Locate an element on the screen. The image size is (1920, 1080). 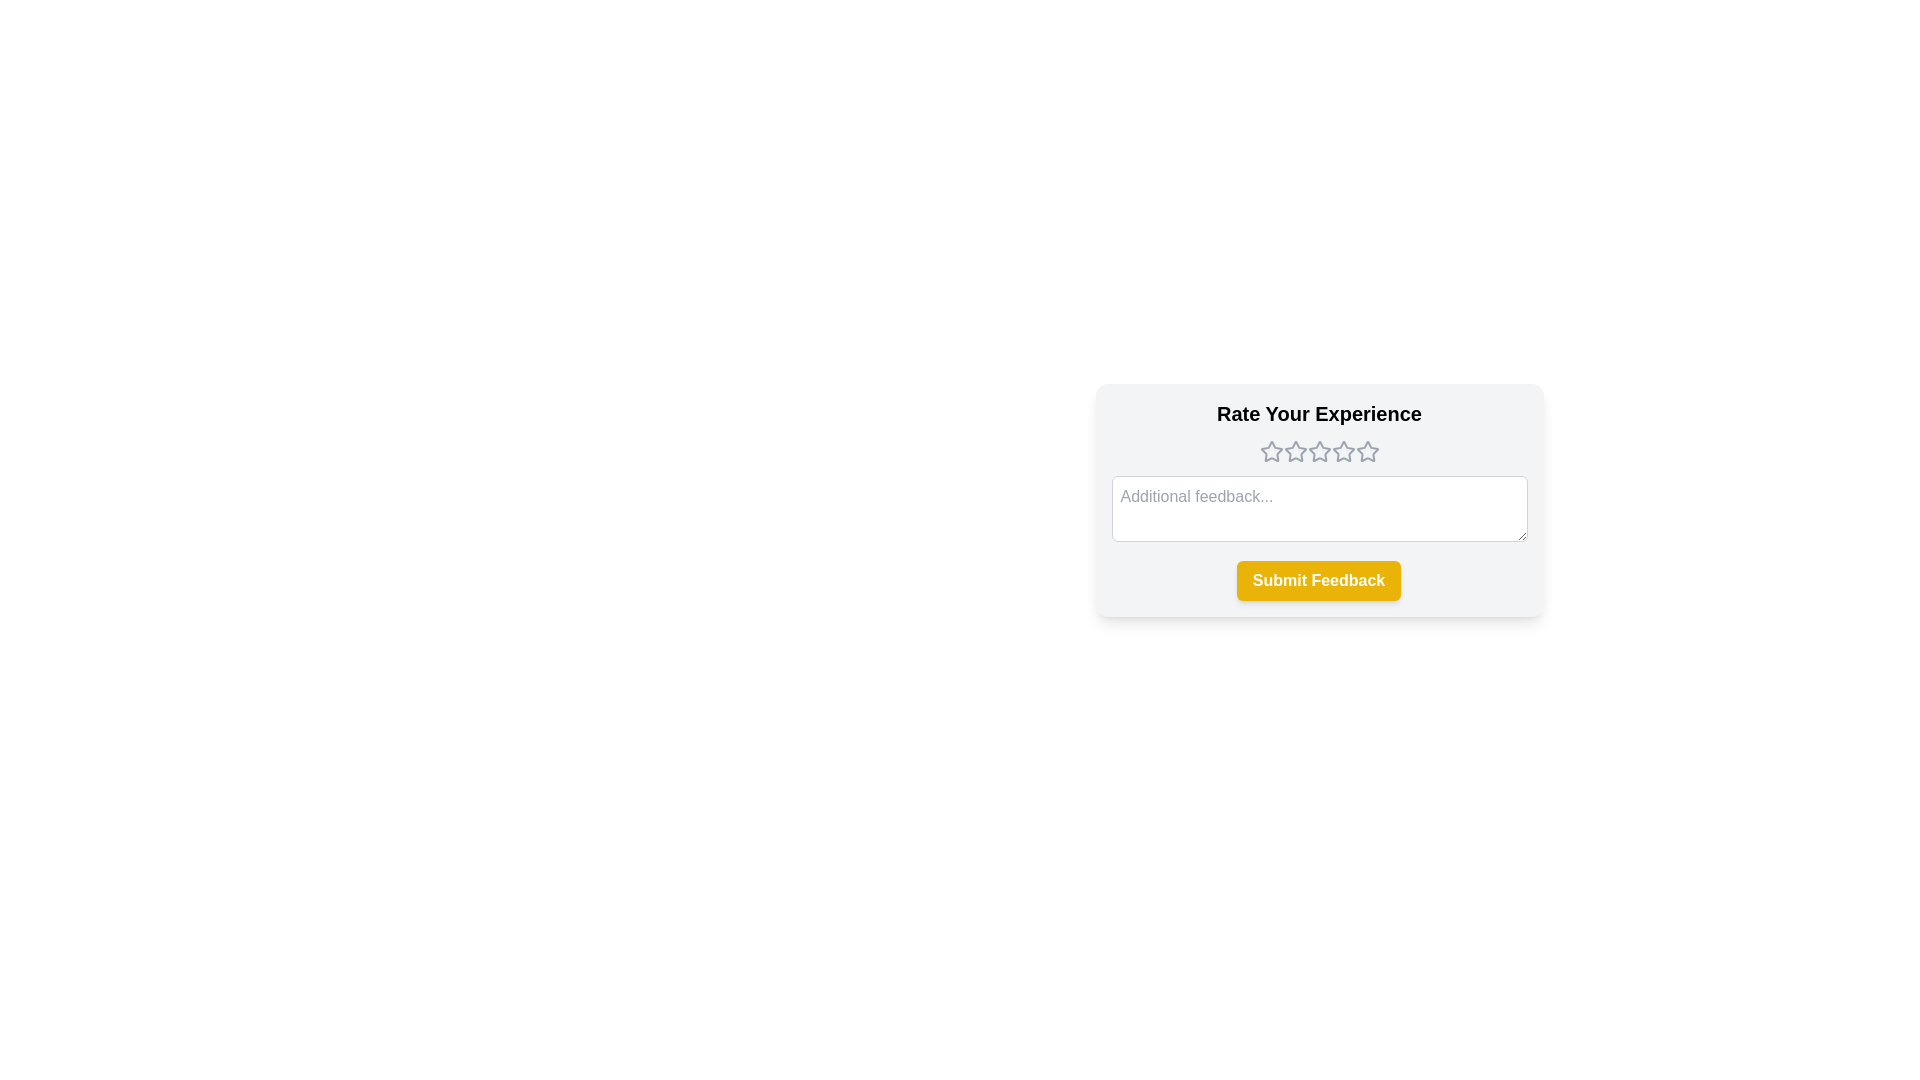
the fourth star icon in the rating system is located at coordinates (1319, 451).